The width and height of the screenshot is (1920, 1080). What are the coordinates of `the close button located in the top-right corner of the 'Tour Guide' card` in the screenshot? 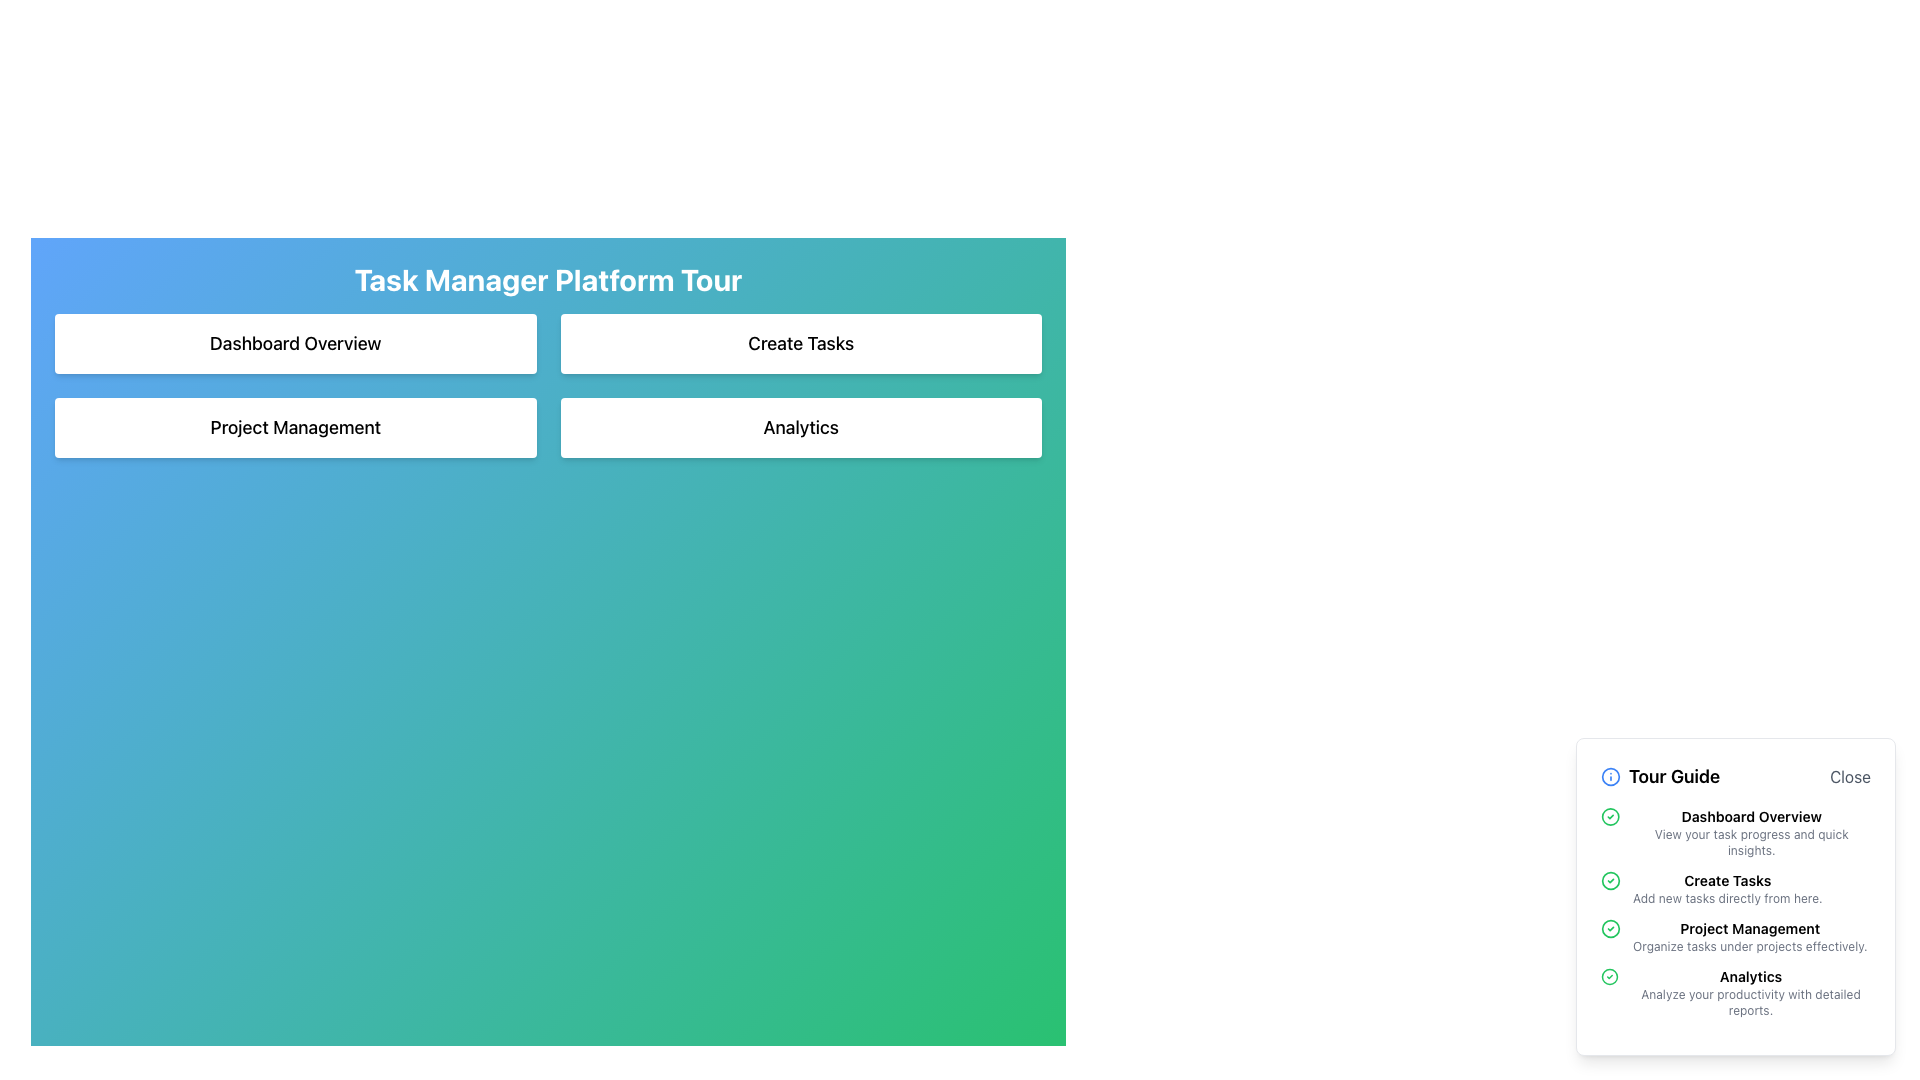 It's located at (1848, 775).